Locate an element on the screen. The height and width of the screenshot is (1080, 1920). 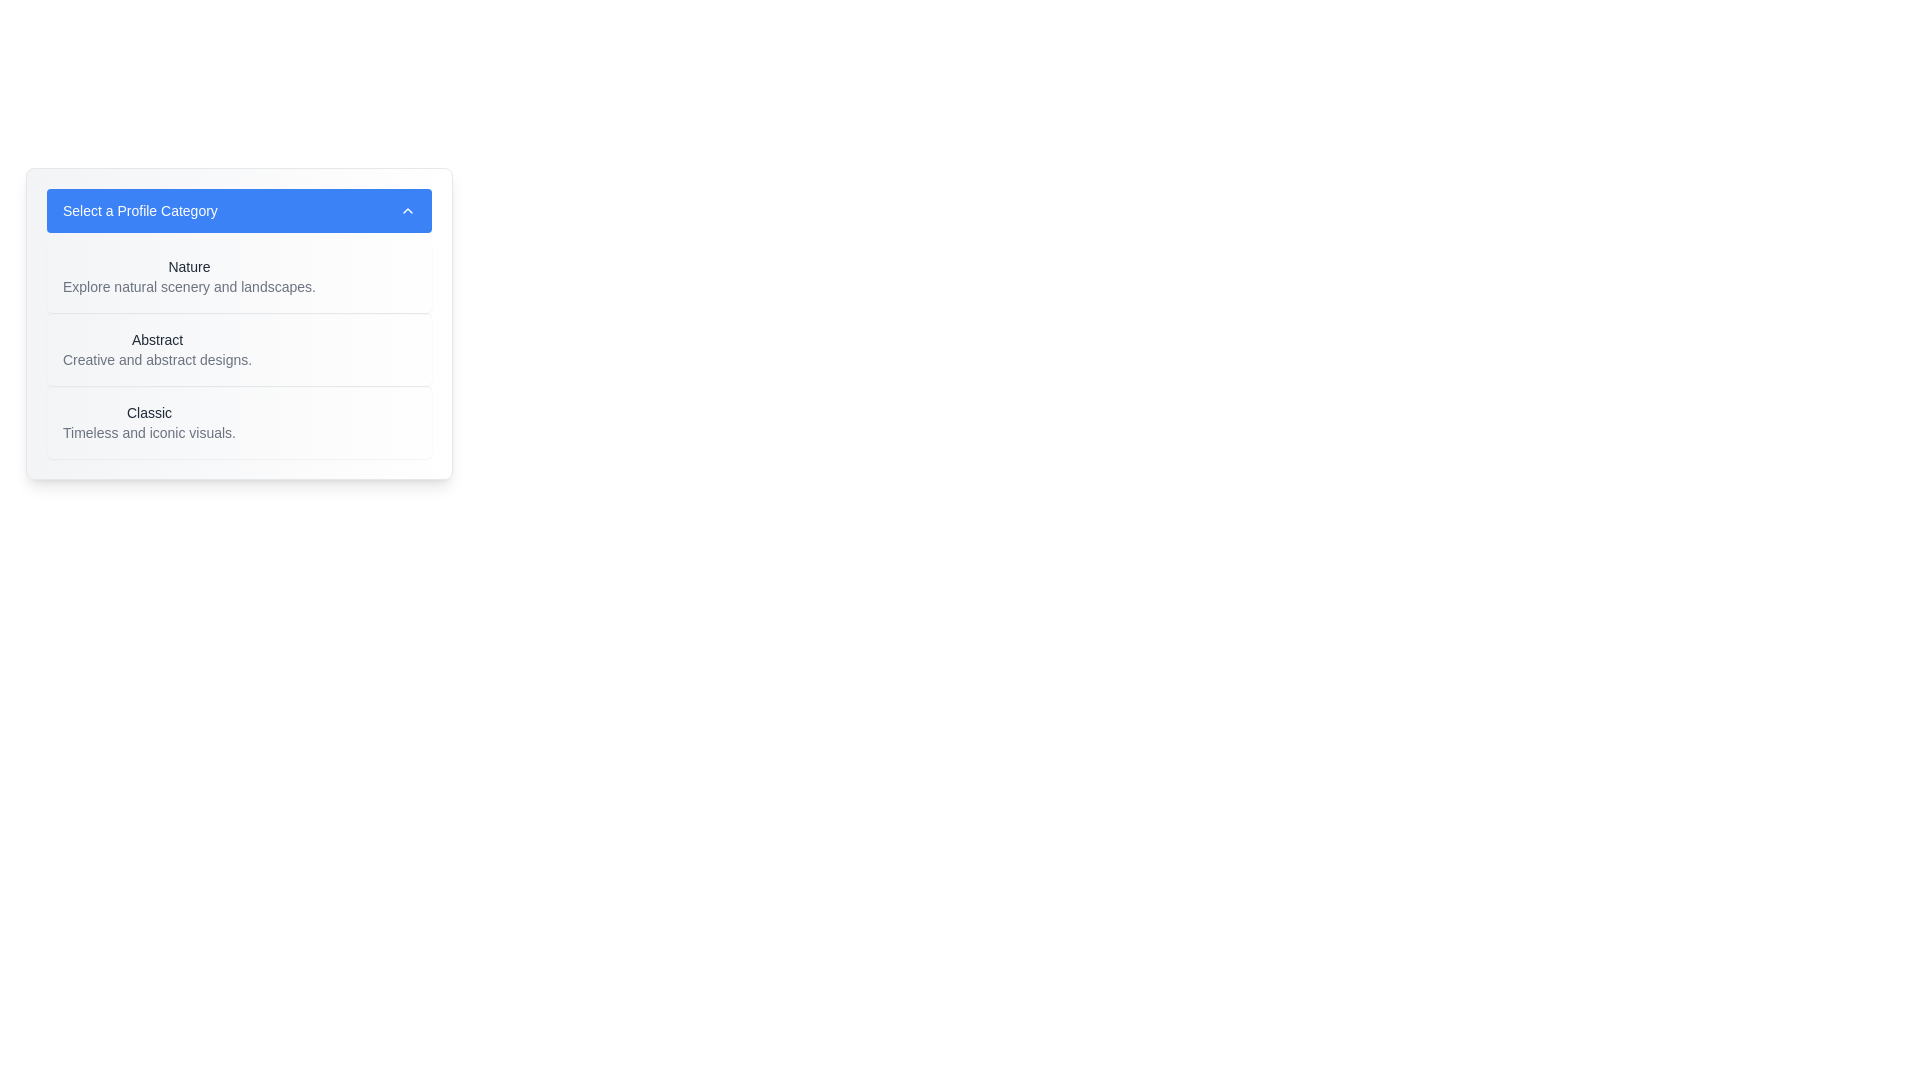
the list item labeled 'Abstract' in the dropdown menu is located at coordinates (239, 323).